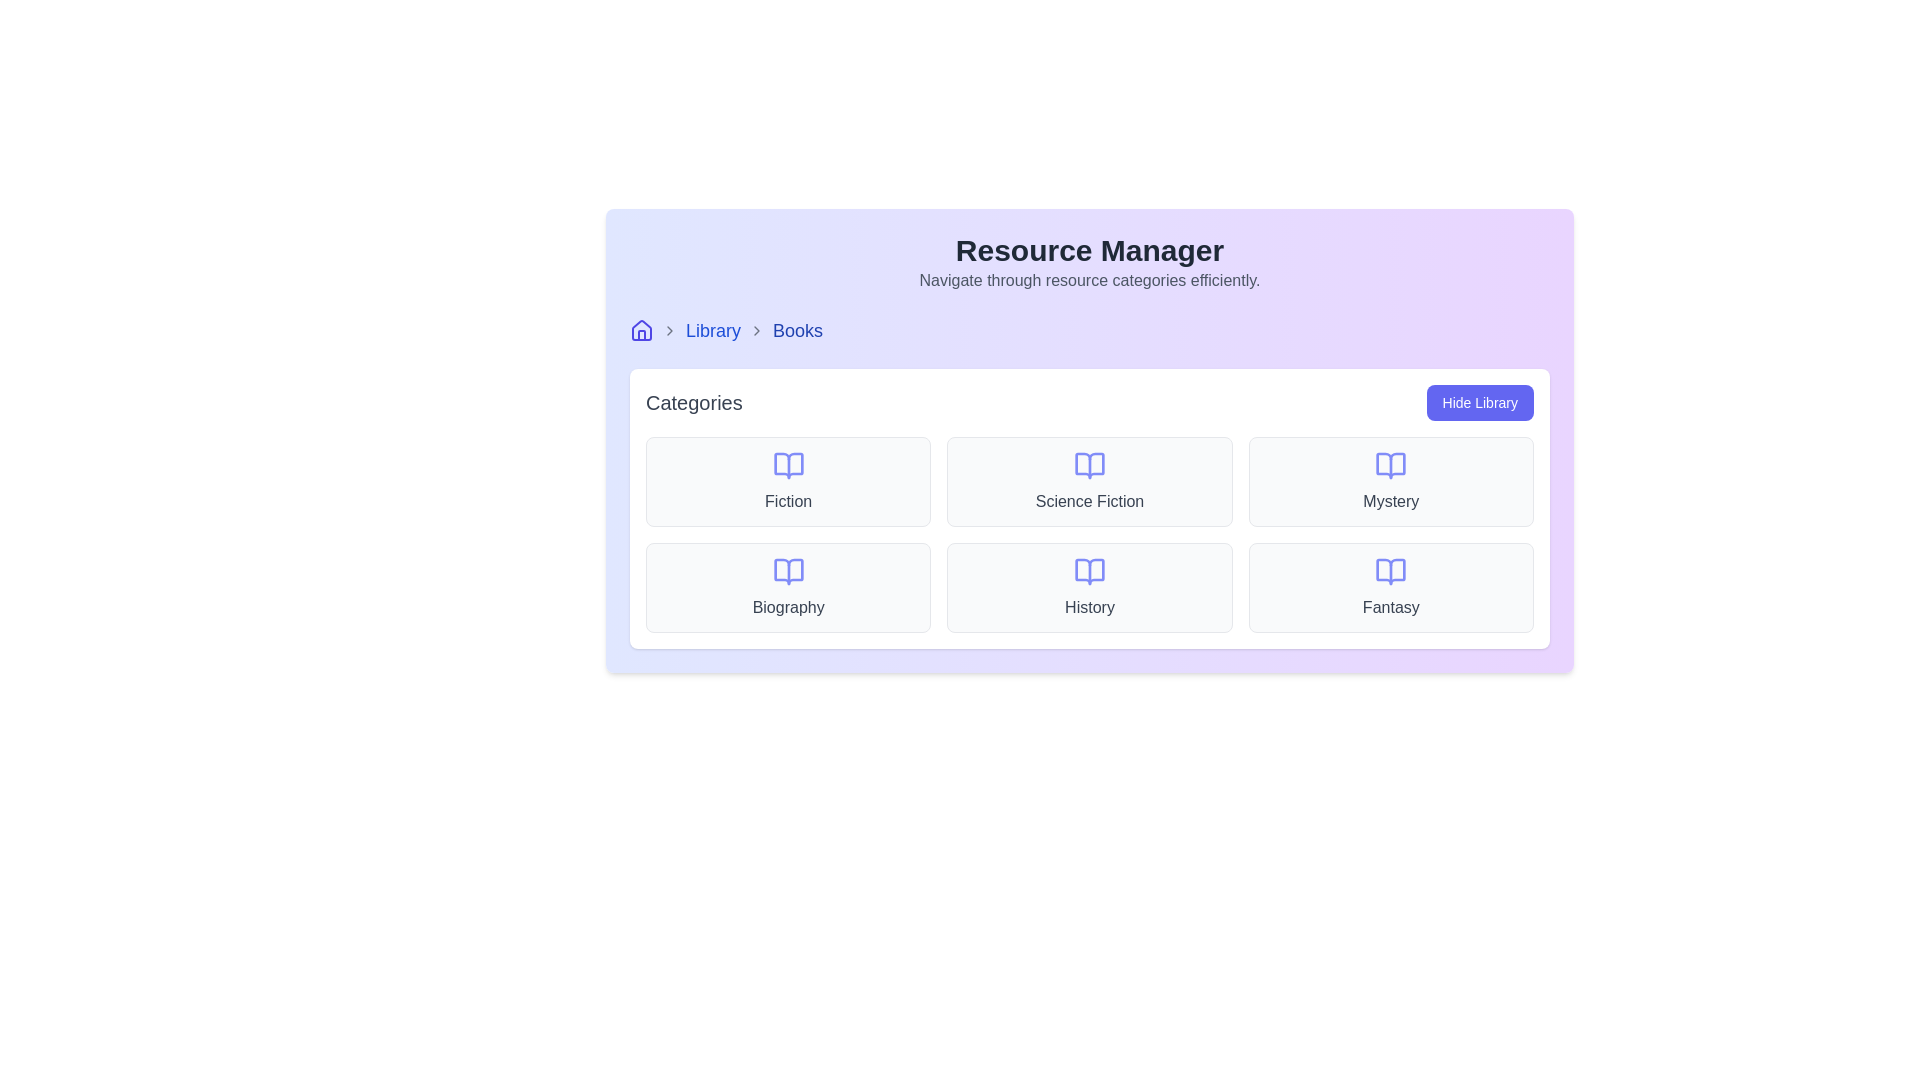  Describe the element at coordinates (1088, 466) in the screenshot. I see `the 'Science Fiction' category icon located at the top-center of the section, between the 'Fiction' and 'Mystery' labels` at that location.